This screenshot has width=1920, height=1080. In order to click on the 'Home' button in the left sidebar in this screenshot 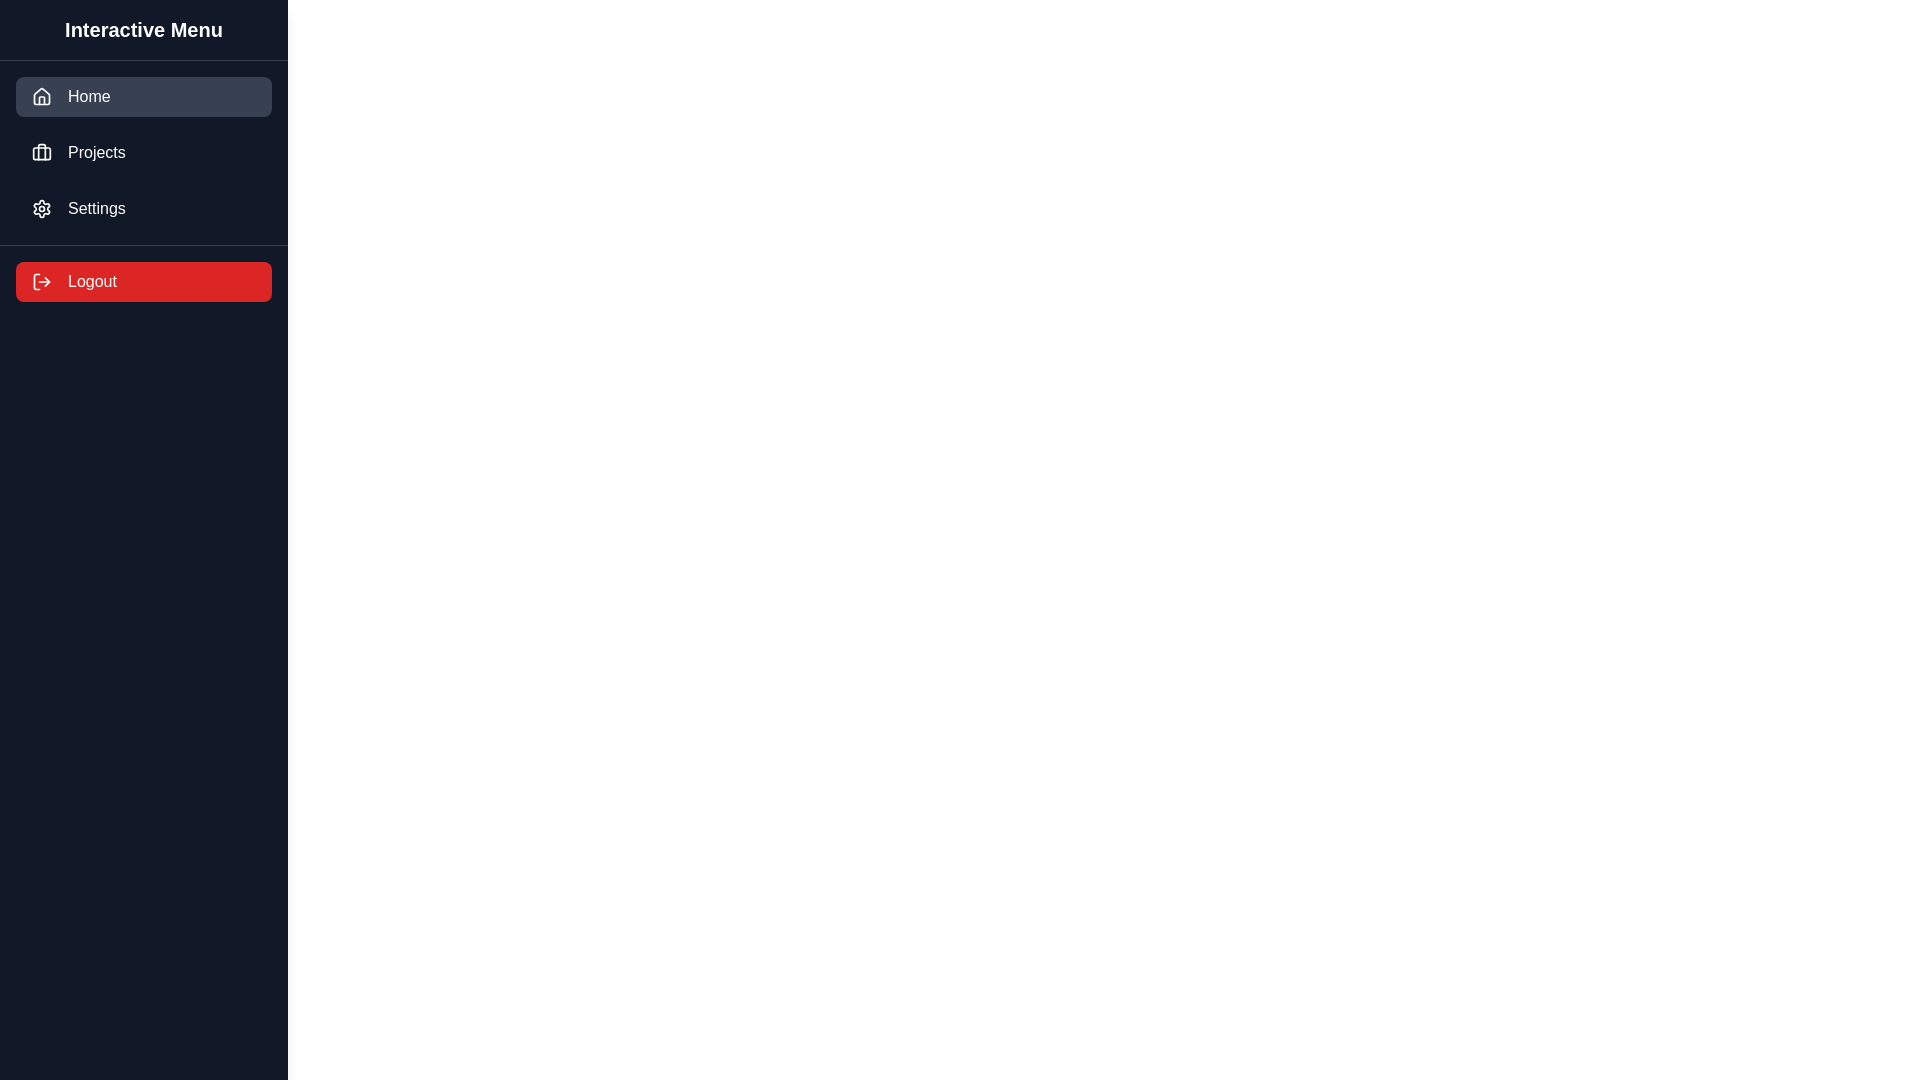, I will do `click(143, 96)`.